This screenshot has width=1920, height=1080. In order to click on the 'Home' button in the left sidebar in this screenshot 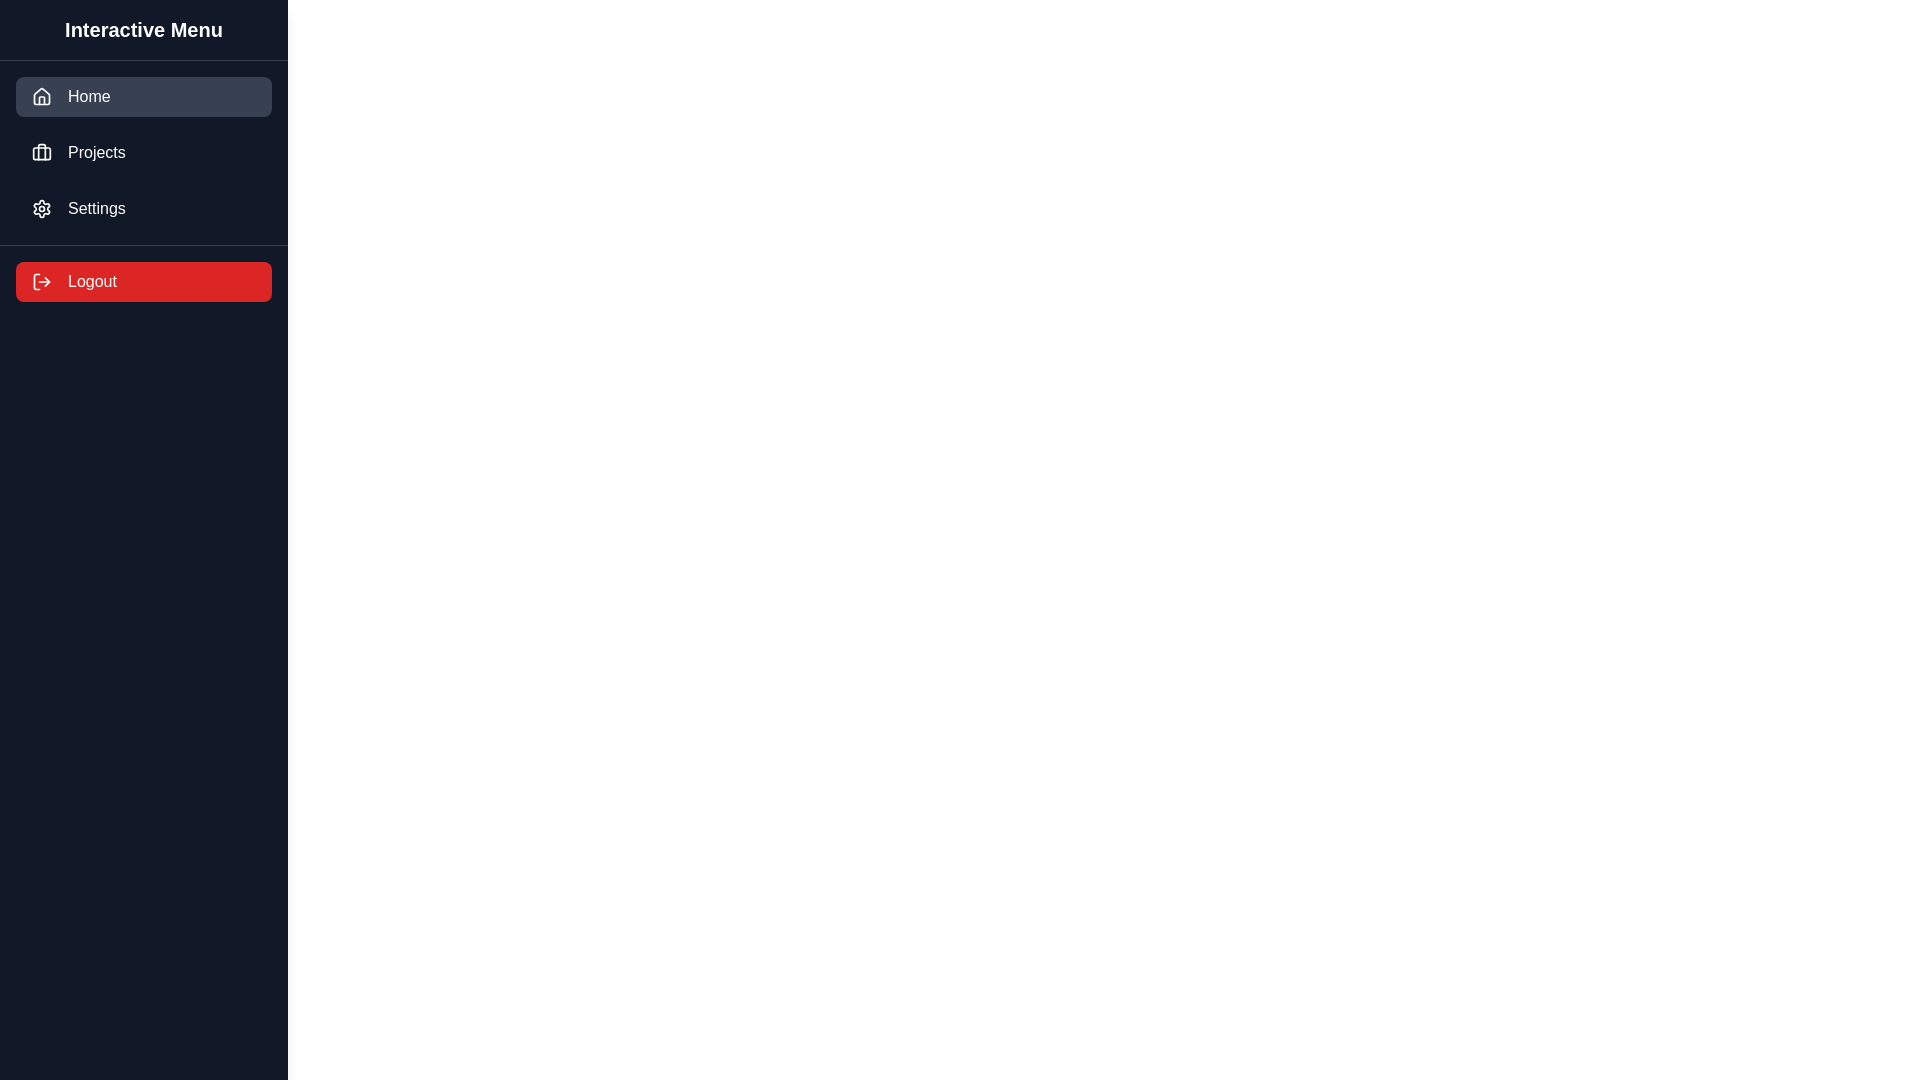, I will do `click(143, 96)`.